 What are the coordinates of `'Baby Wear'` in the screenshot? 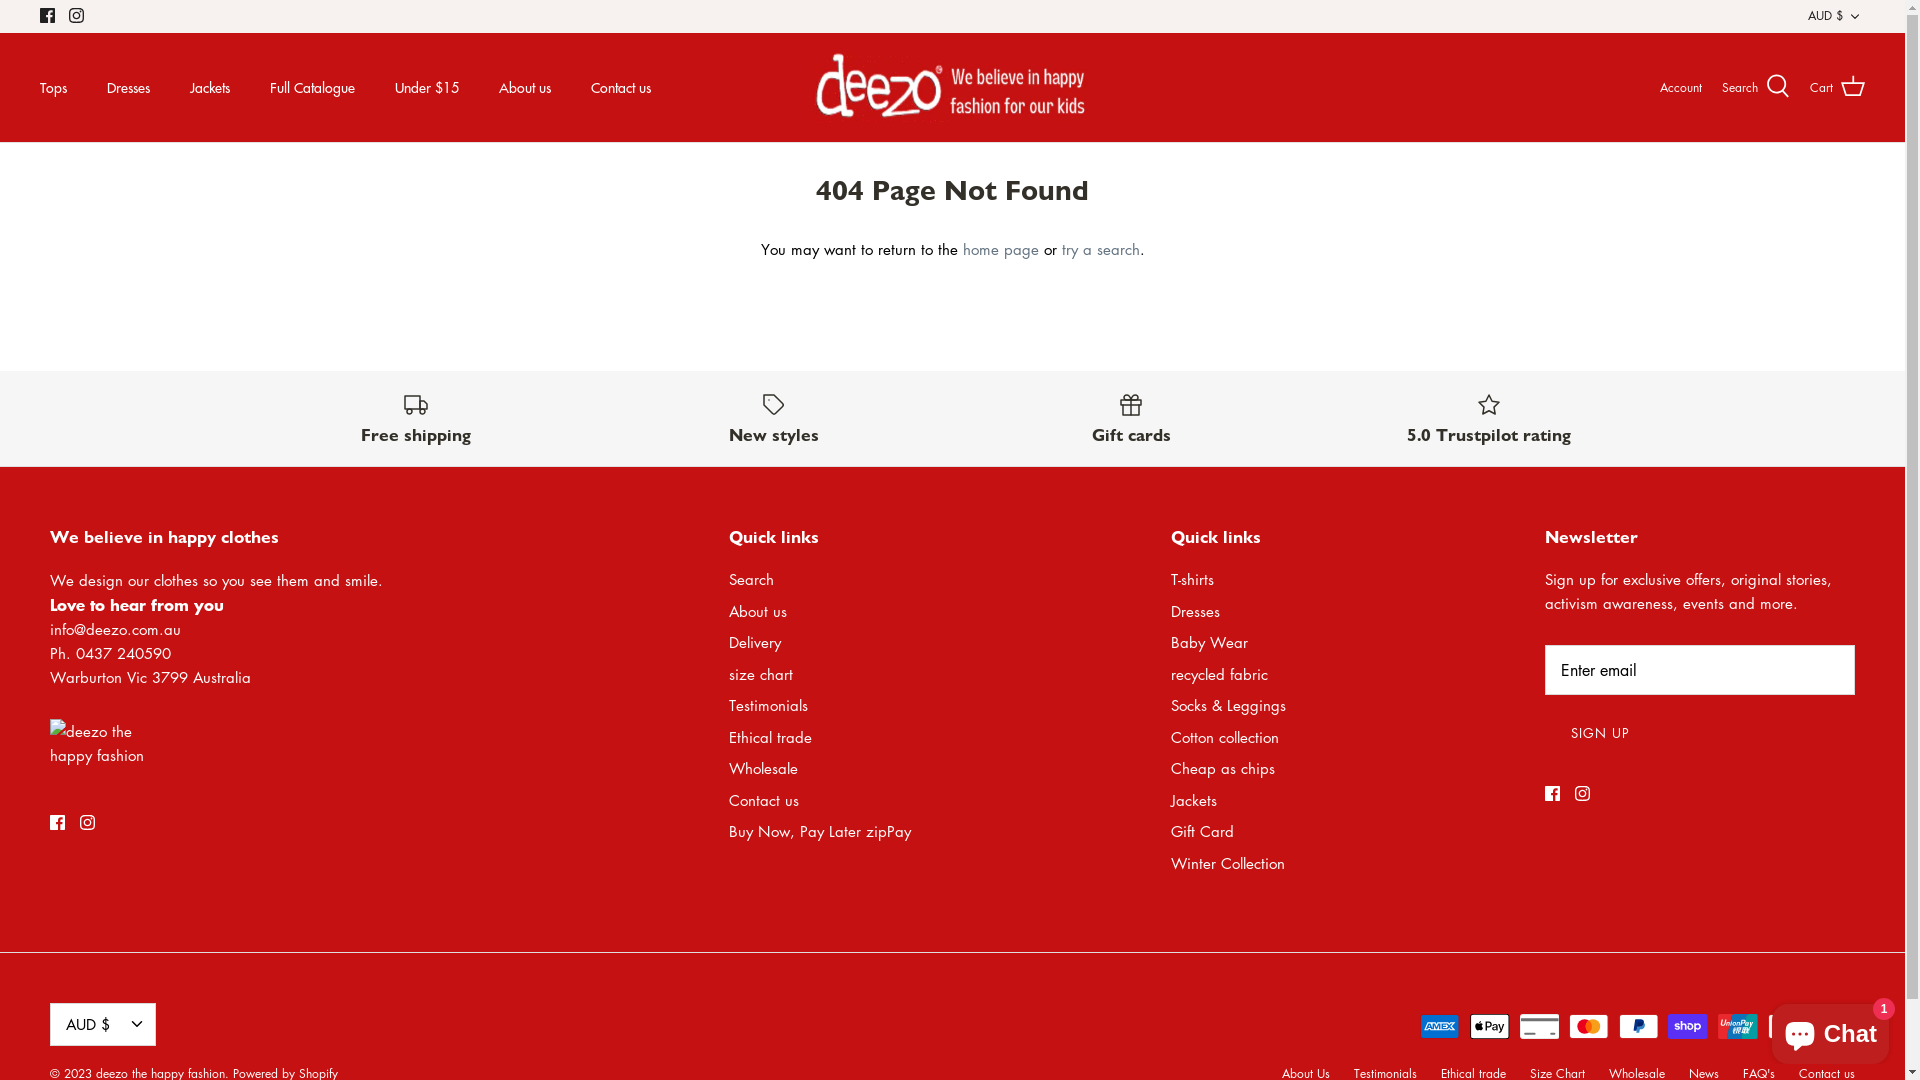 It's located at (1208, 641).